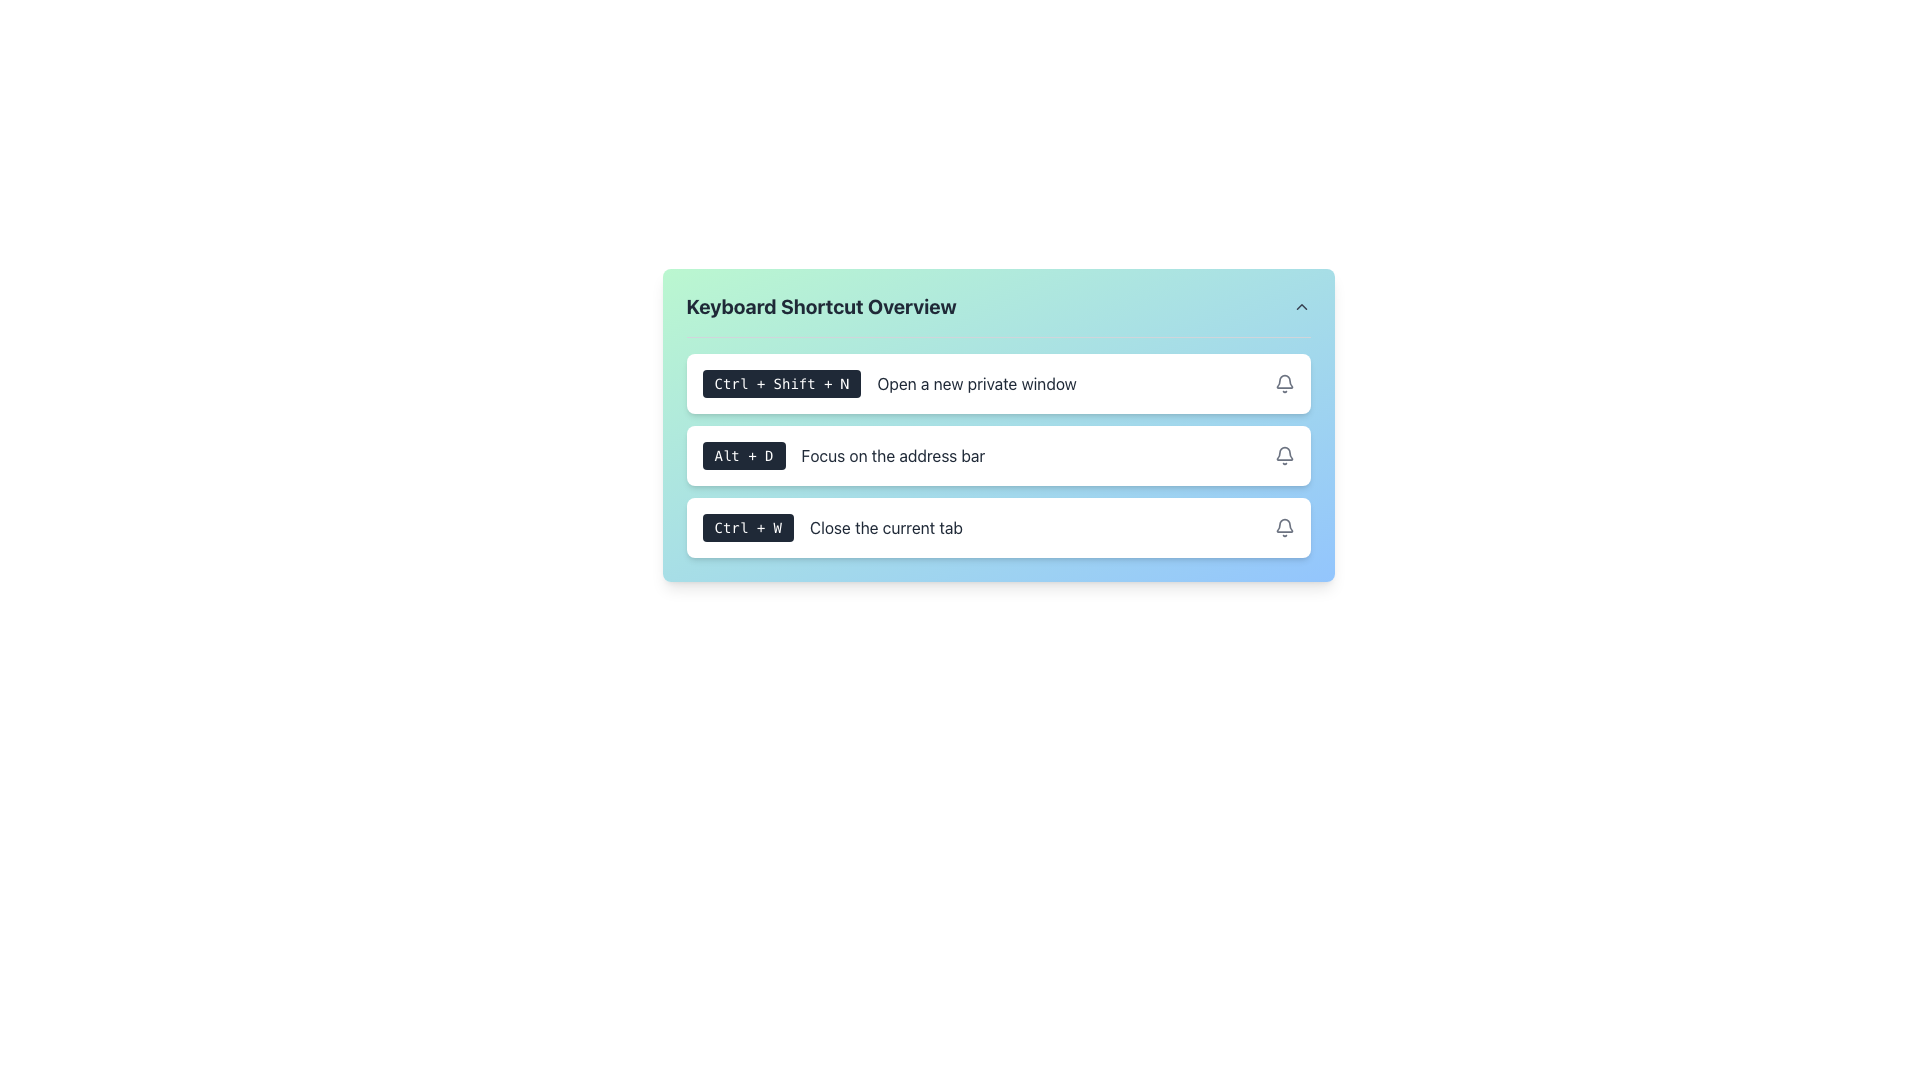 The image size is (1920, 1080). What do you see at coordinates (747, 527) in the screenshot?
I see `the label displaying the keyboard shortcut 'Ctrl + W'` at bounding box center [747, 527].